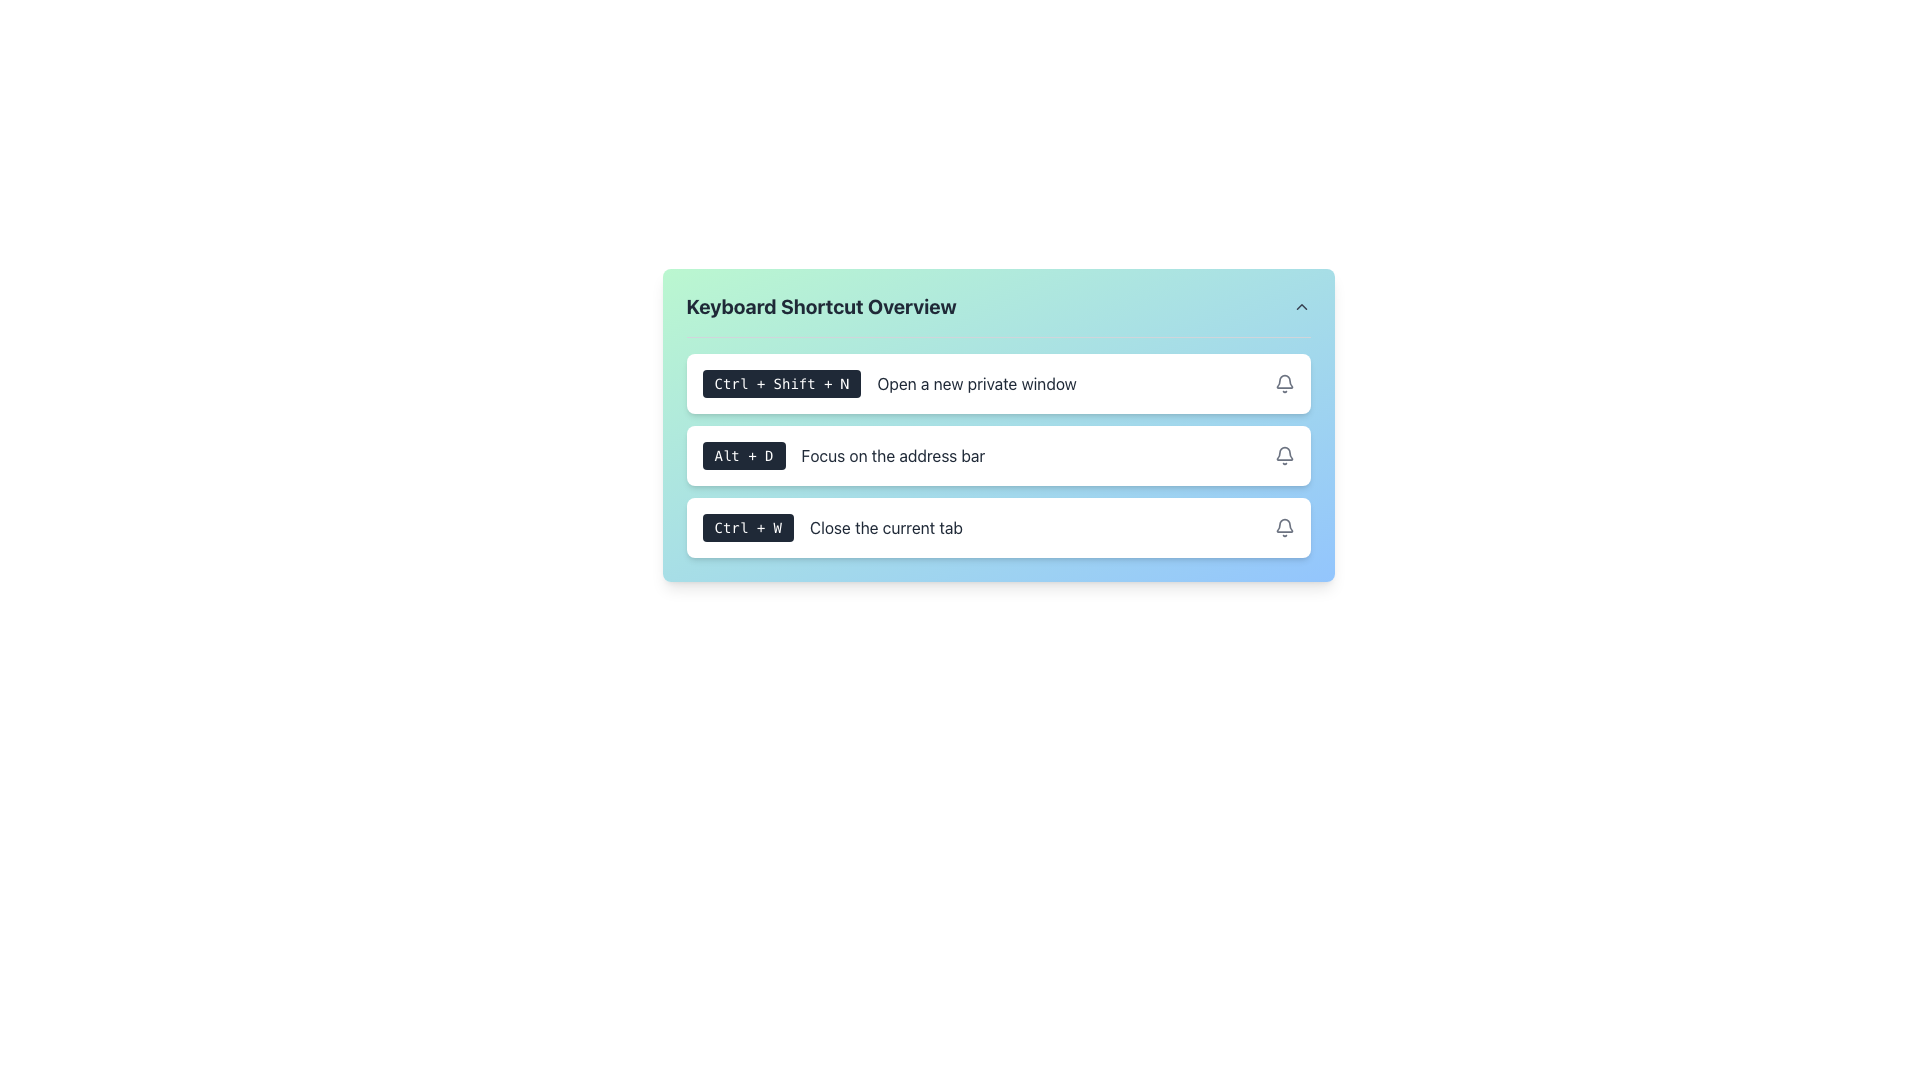 The image size is (1920, 1080). What do you see at coordinates (747, 527) in the screenshot?
I see `the label displaying the keyboard shortcut 'Ctrl + W'` at bounding box center [747, 527].